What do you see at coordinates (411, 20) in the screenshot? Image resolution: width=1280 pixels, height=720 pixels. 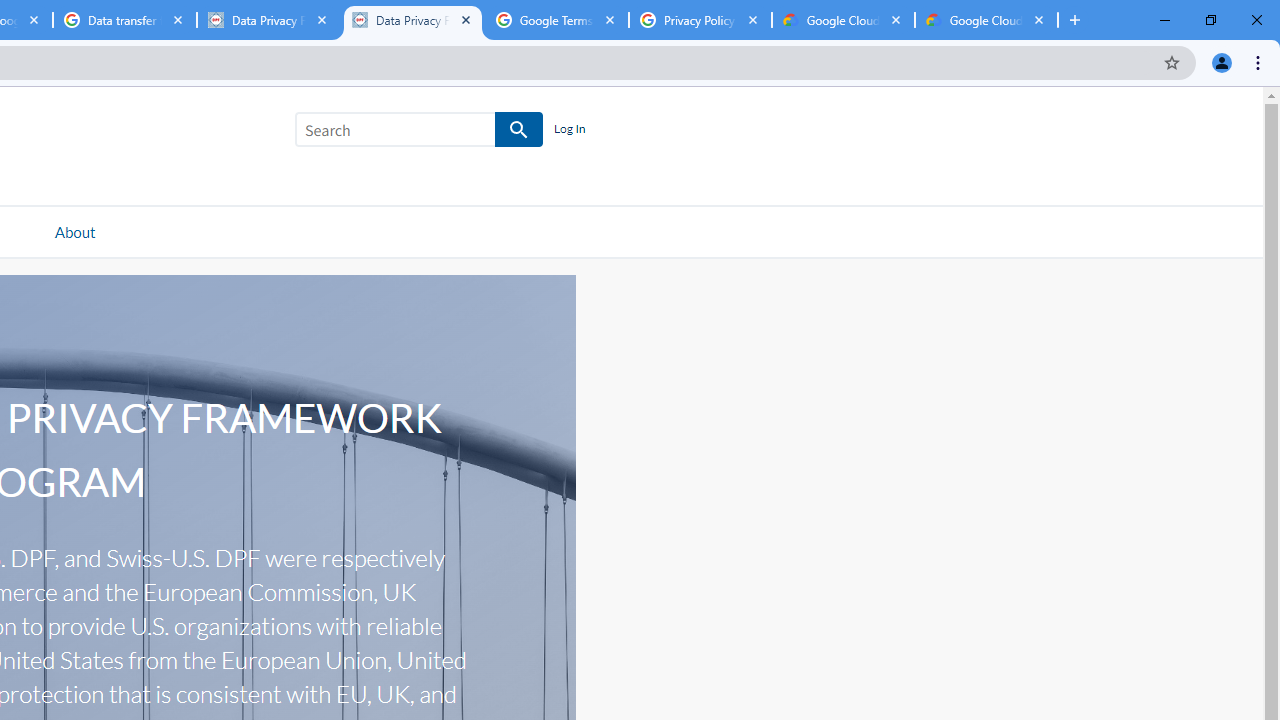 I see `'Data Privacy Framework'` at bounding box center [411, 20].